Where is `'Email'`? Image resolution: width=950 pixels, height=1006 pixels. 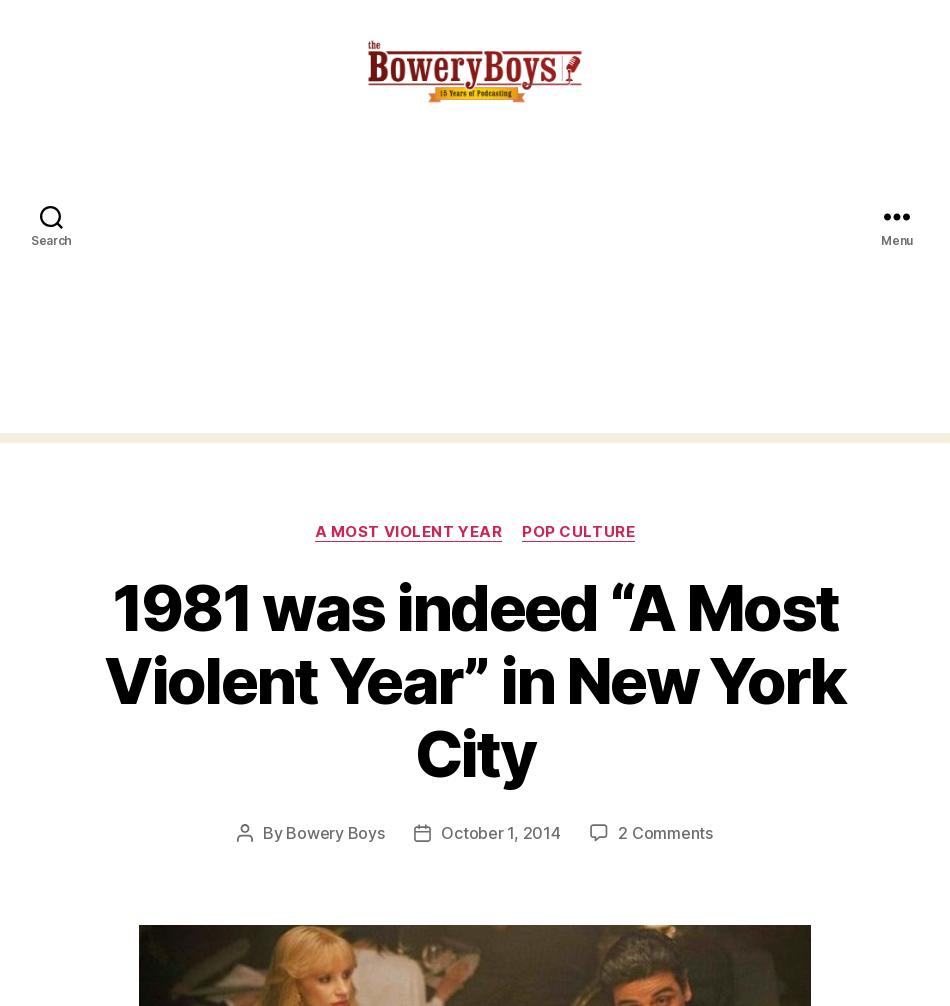
'Email' is located at coordinates (505, 316).